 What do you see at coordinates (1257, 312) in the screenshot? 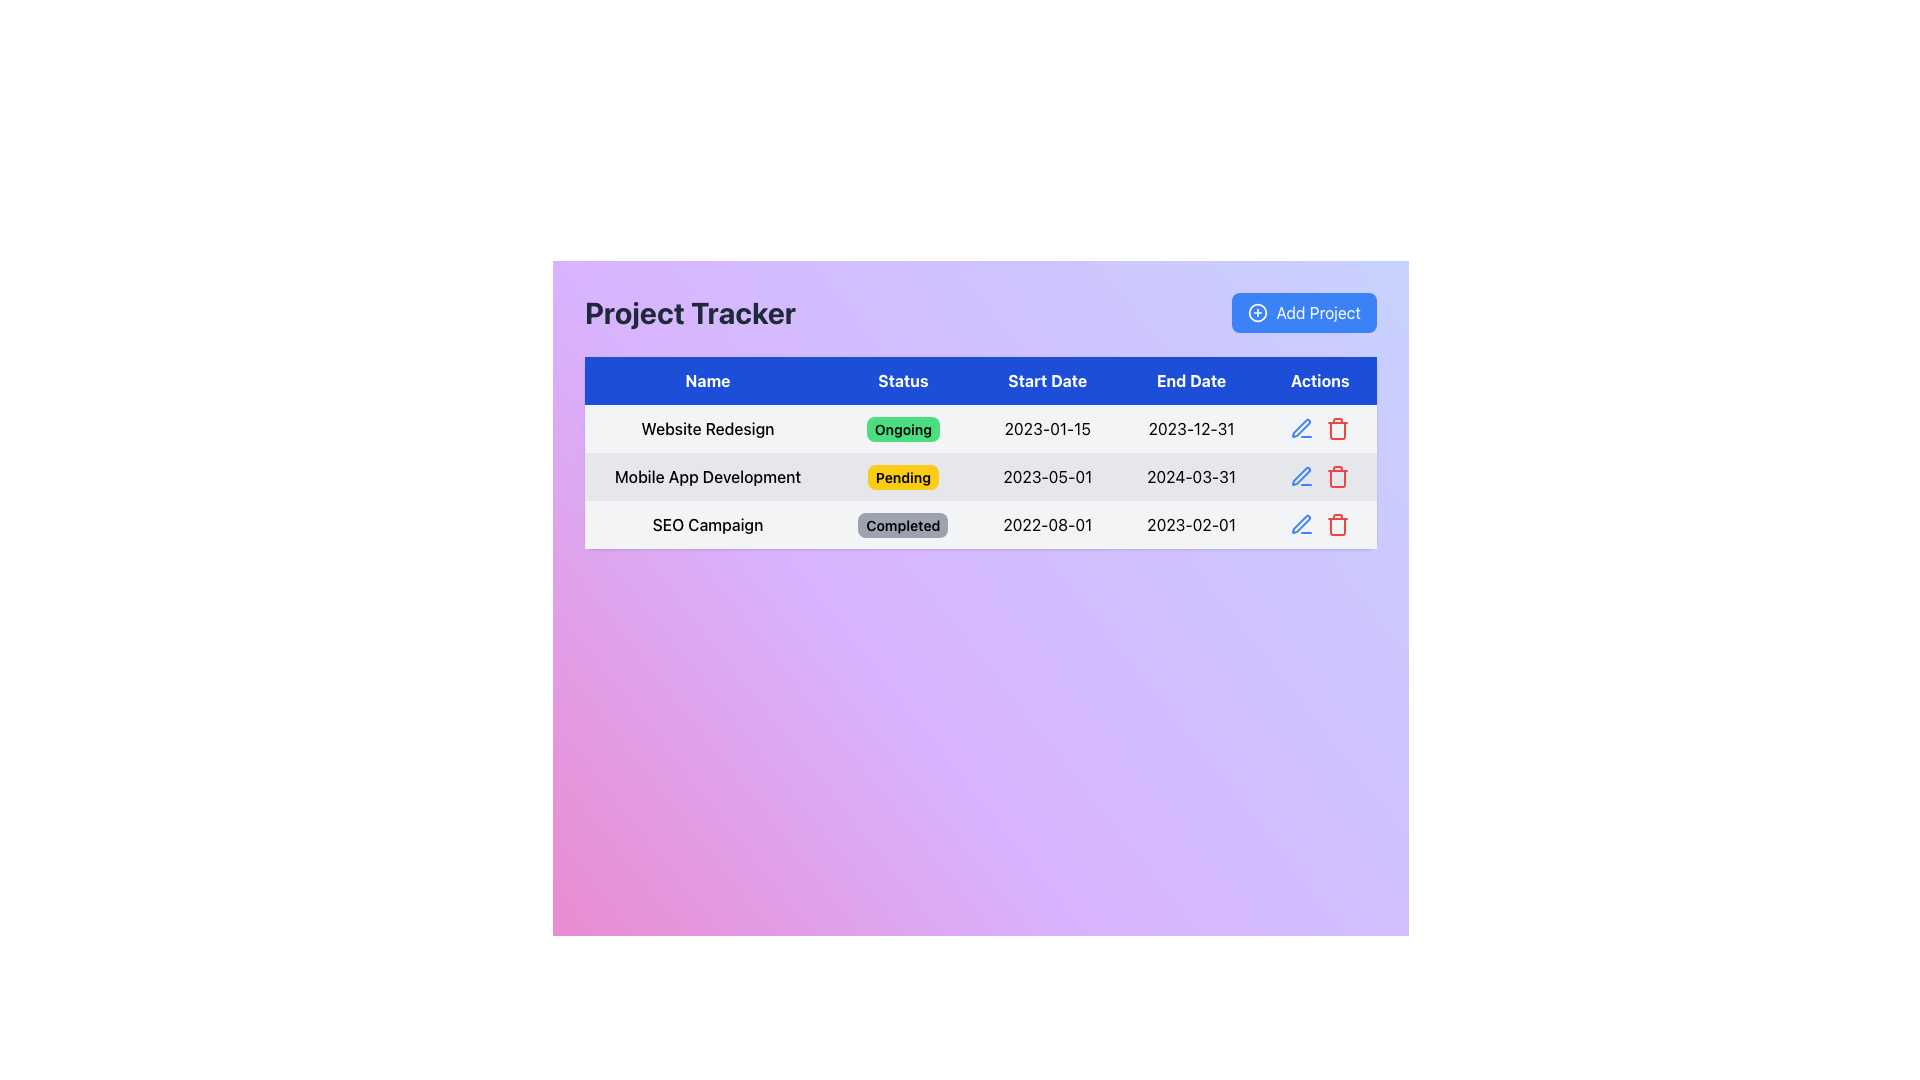
I see `the circular '+' icon with a blue outline that is part of the 'Add Project' button` at bounding box center [1257, 312].